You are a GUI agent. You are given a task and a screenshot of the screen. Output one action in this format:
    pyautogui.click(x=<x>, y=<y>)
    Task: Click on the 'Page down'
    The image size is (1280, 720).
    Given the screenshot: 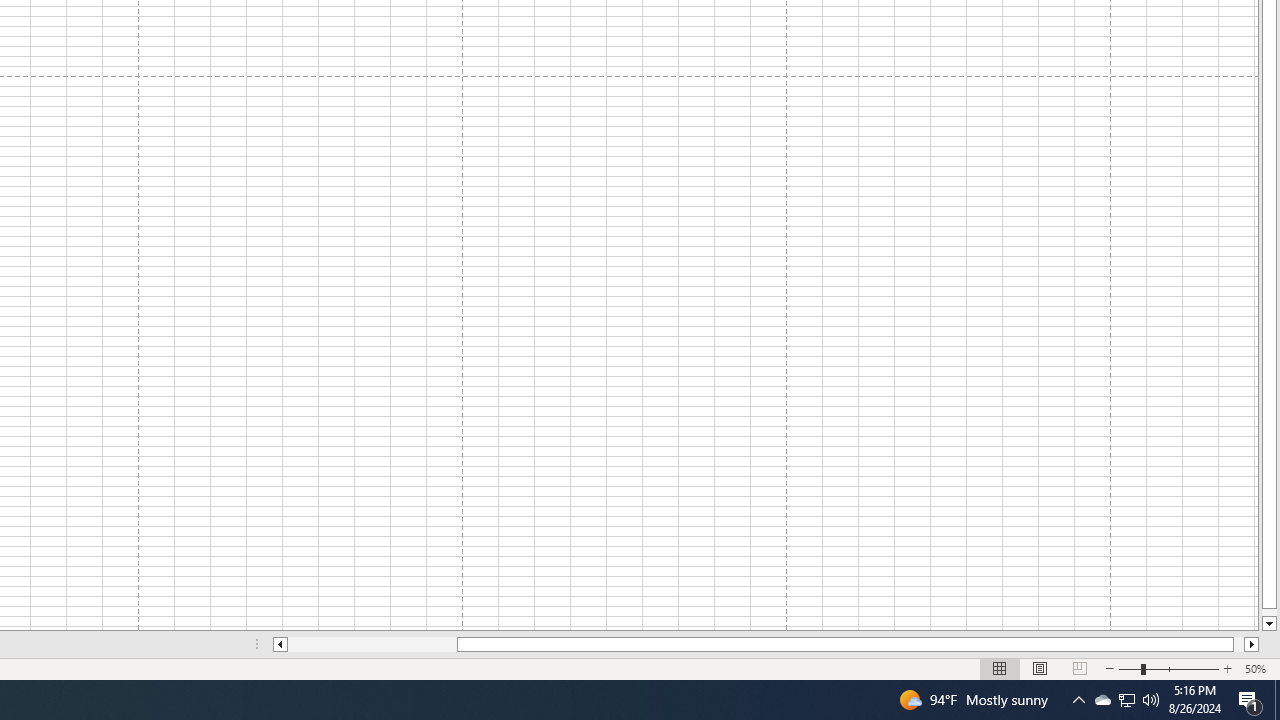 What is the action you would take?
    pyautogui.click(x=1268, y=611)
    